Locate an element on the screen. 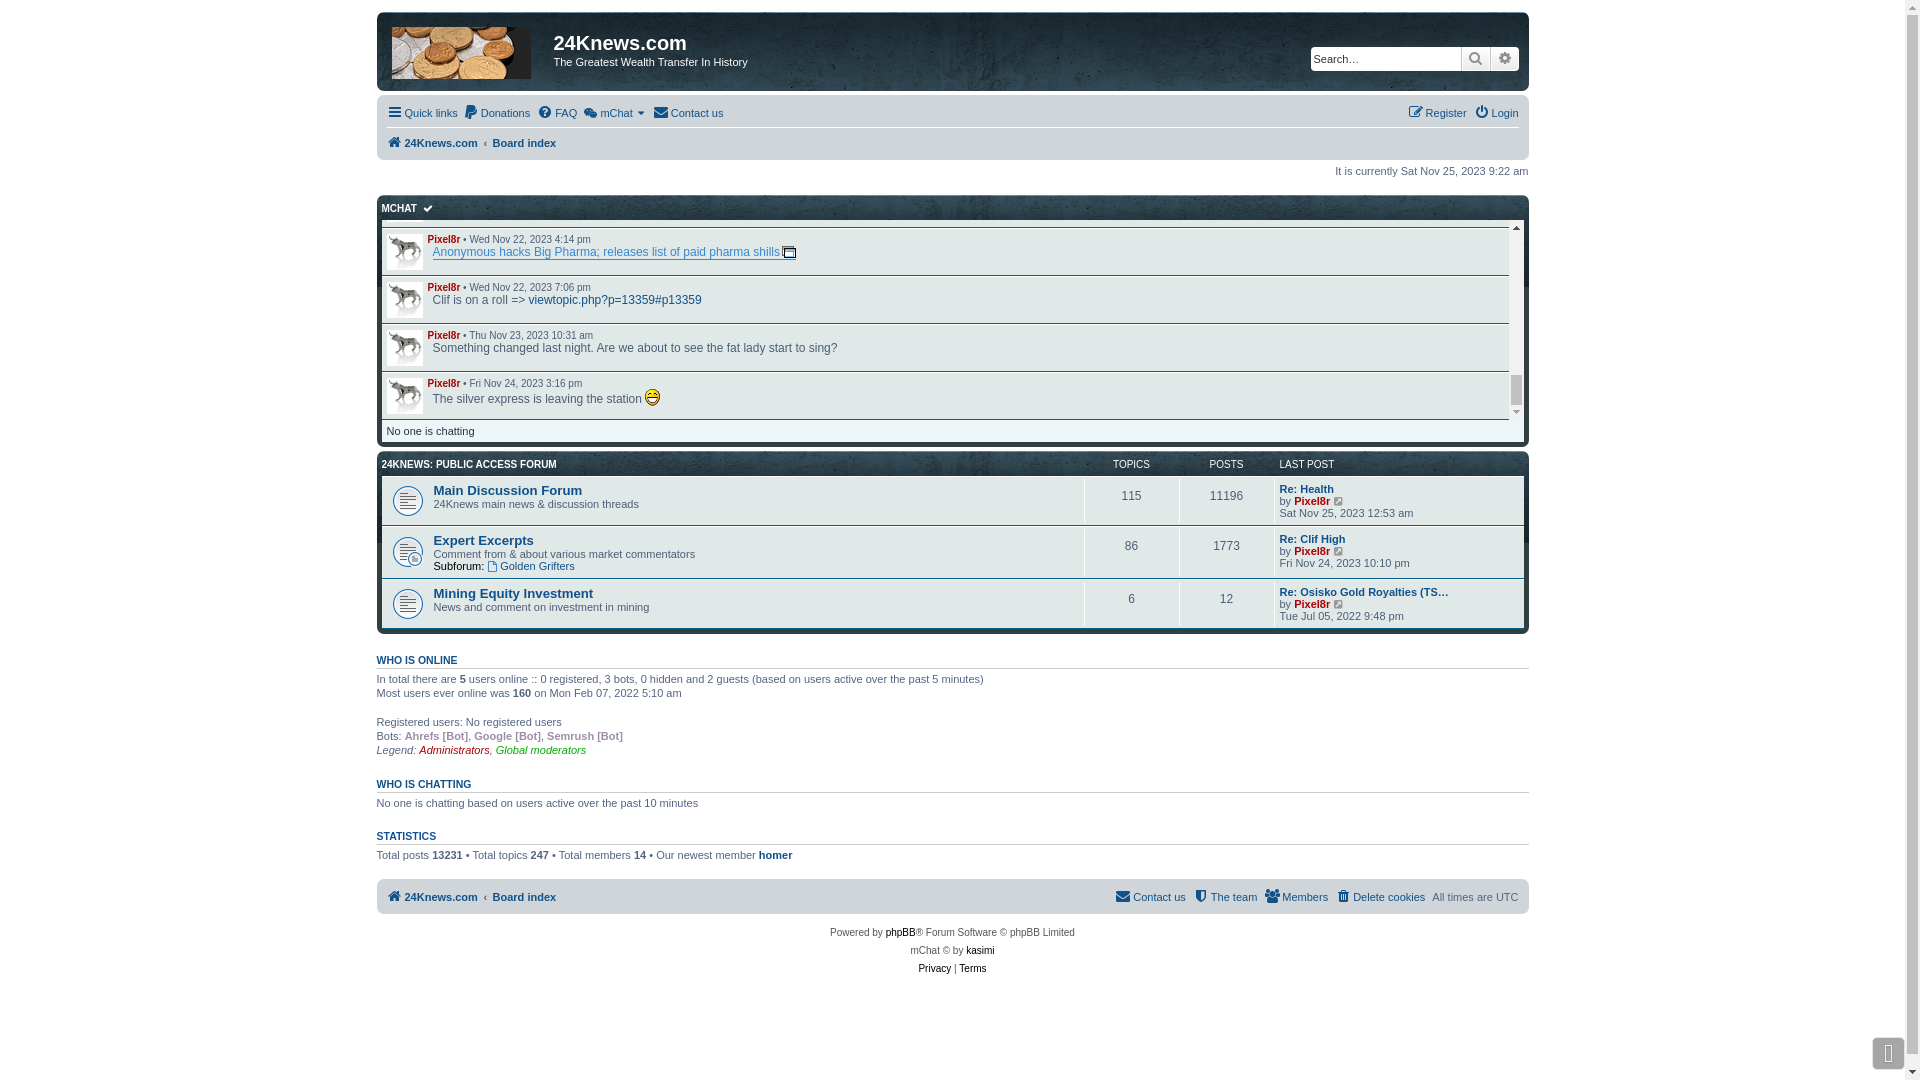  'The team' is located at coordinates (1223, 896).